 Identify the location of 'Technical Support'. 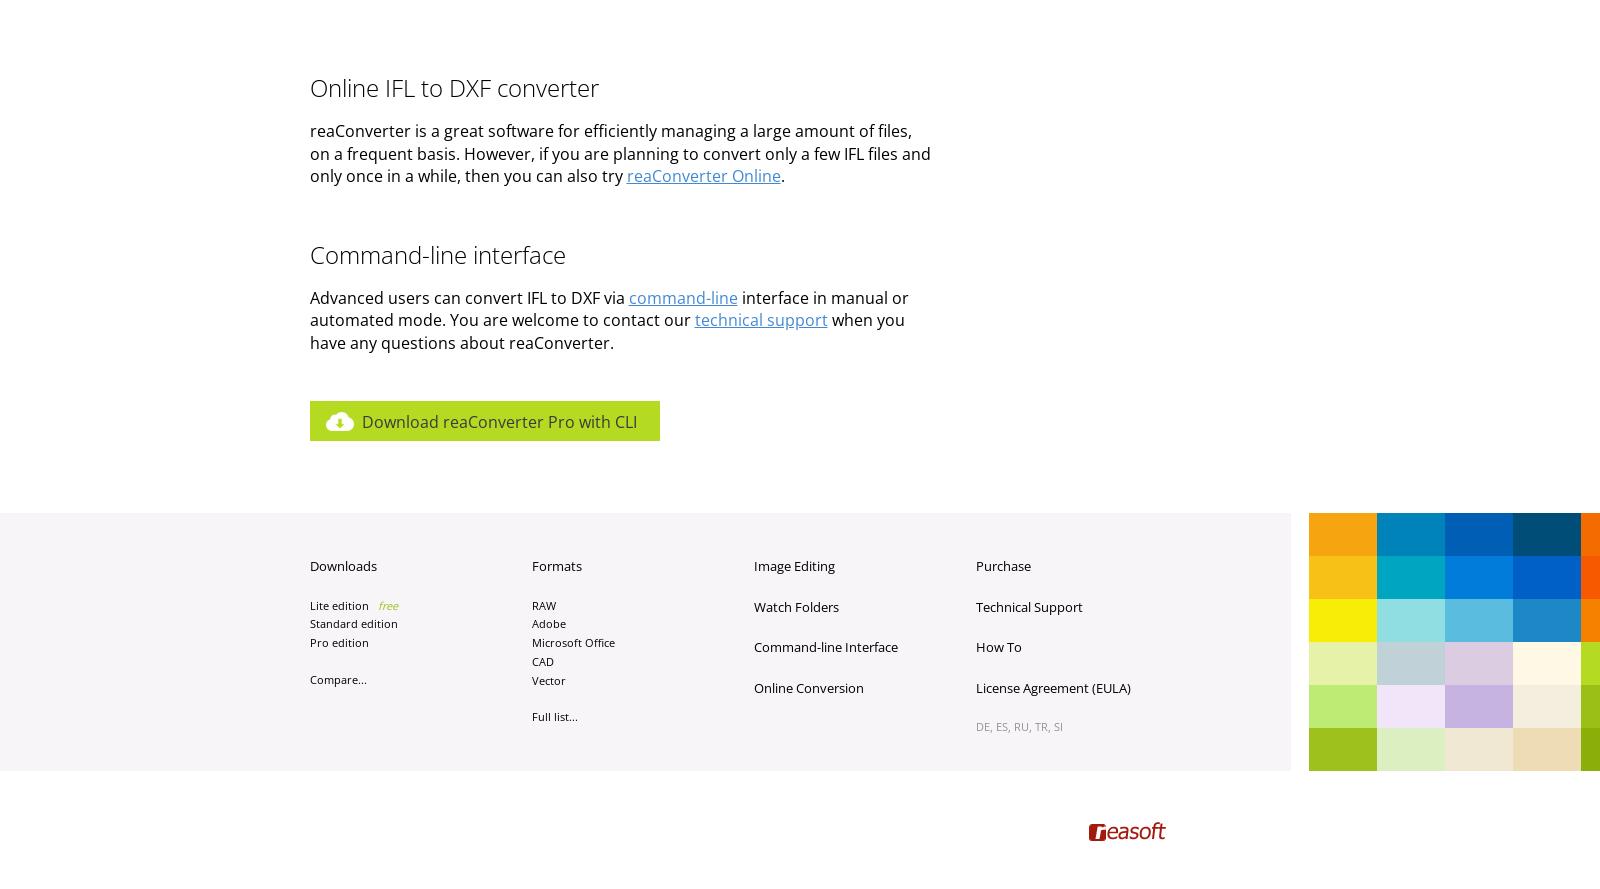
(1028, 605).